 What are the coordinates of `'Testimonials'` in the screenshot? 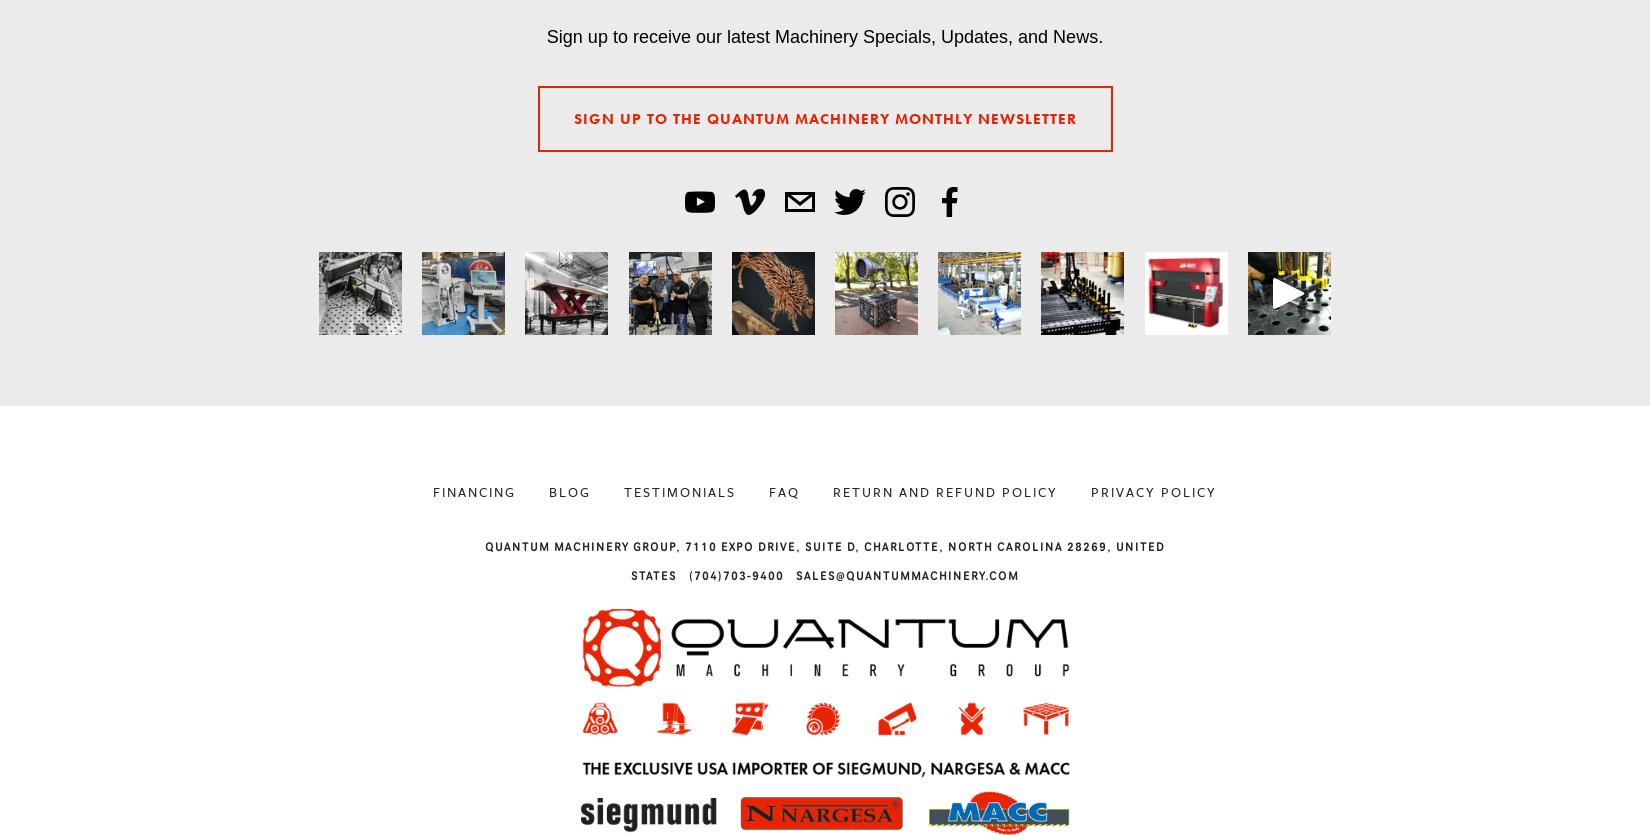 It's located at (678, 490).